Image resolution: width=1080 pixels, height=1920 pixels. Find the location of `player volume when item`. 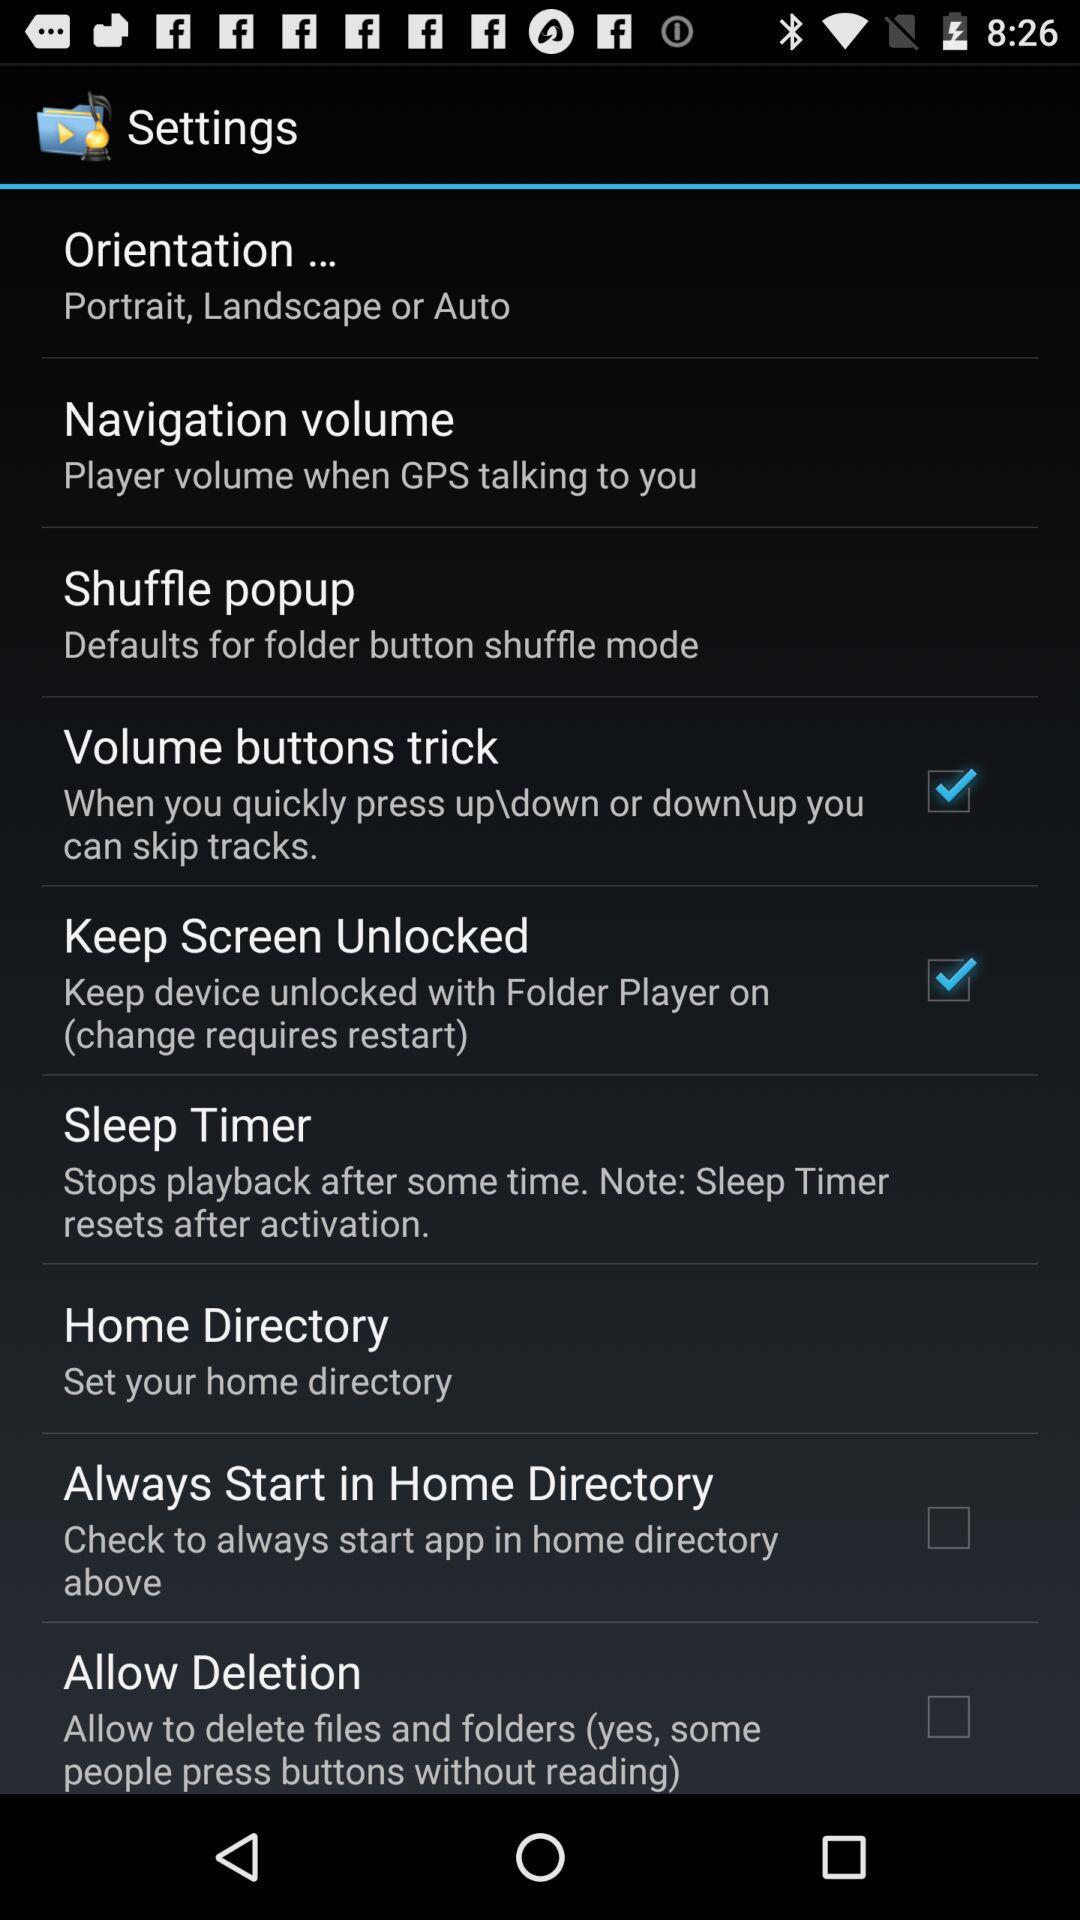

player volume when item is located at coordinates (380, 473).